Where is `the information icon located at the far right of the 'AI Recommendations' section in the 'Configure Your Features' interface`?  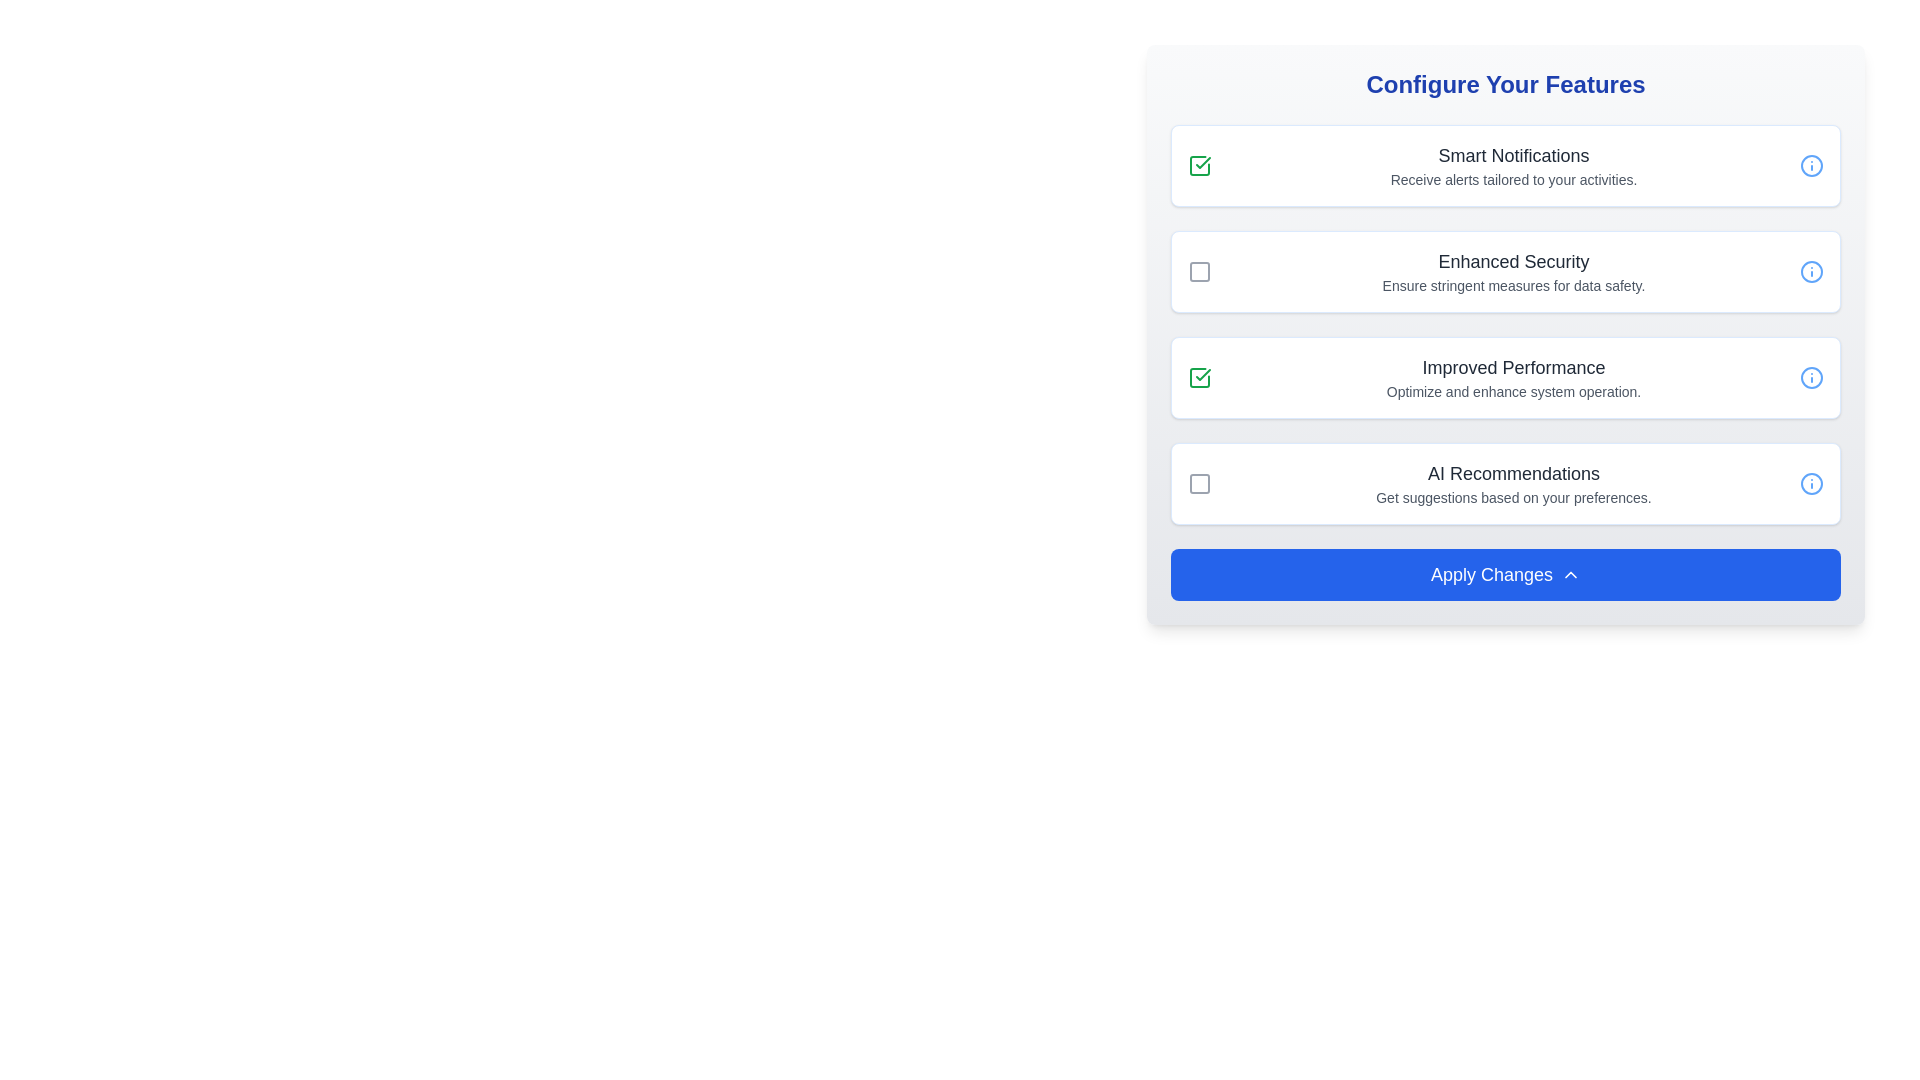
the information icon located at the far right of the 'AI Recommendations' section in the 'Configure Your Features' interface is located at coordinates (1811, 483).